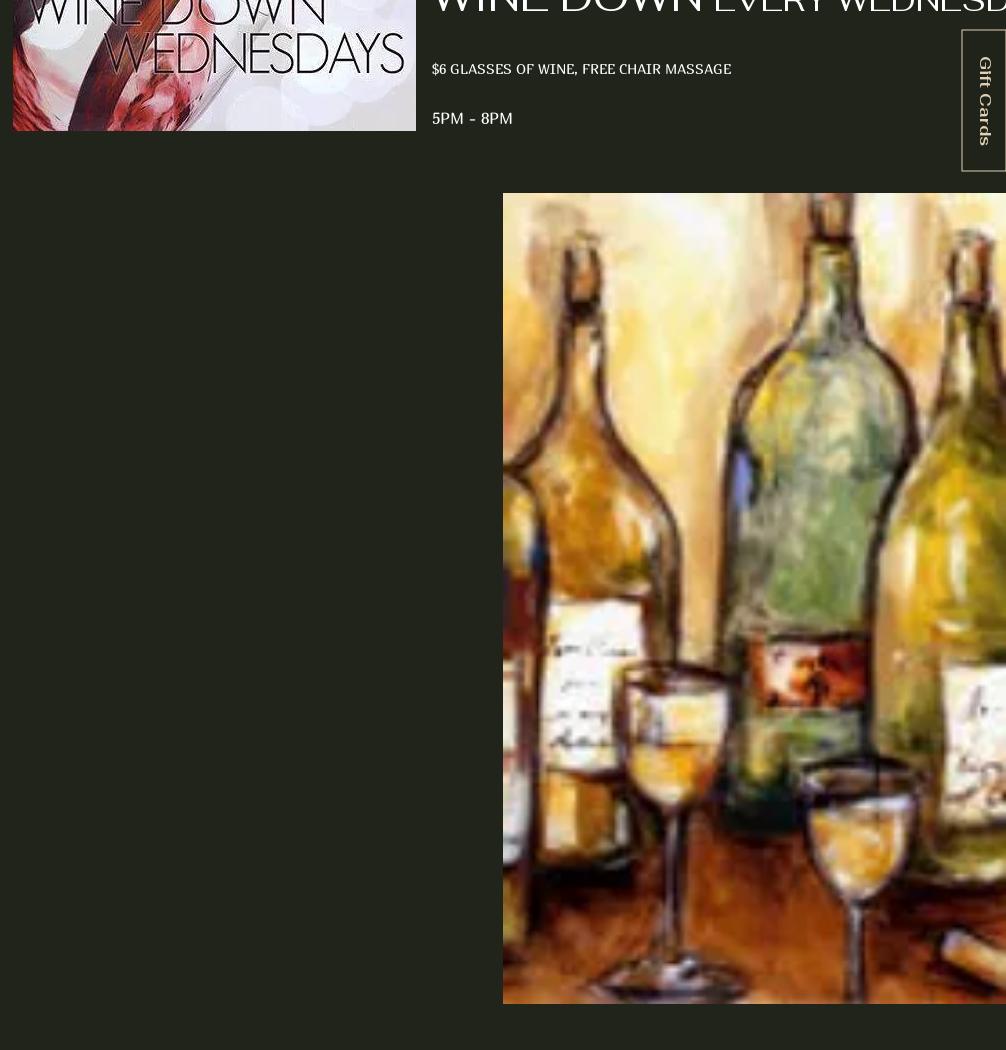 The image size is (1006, 1050). I want to click on 'Upcoming Tasting & Special Events', so click(264, 357).